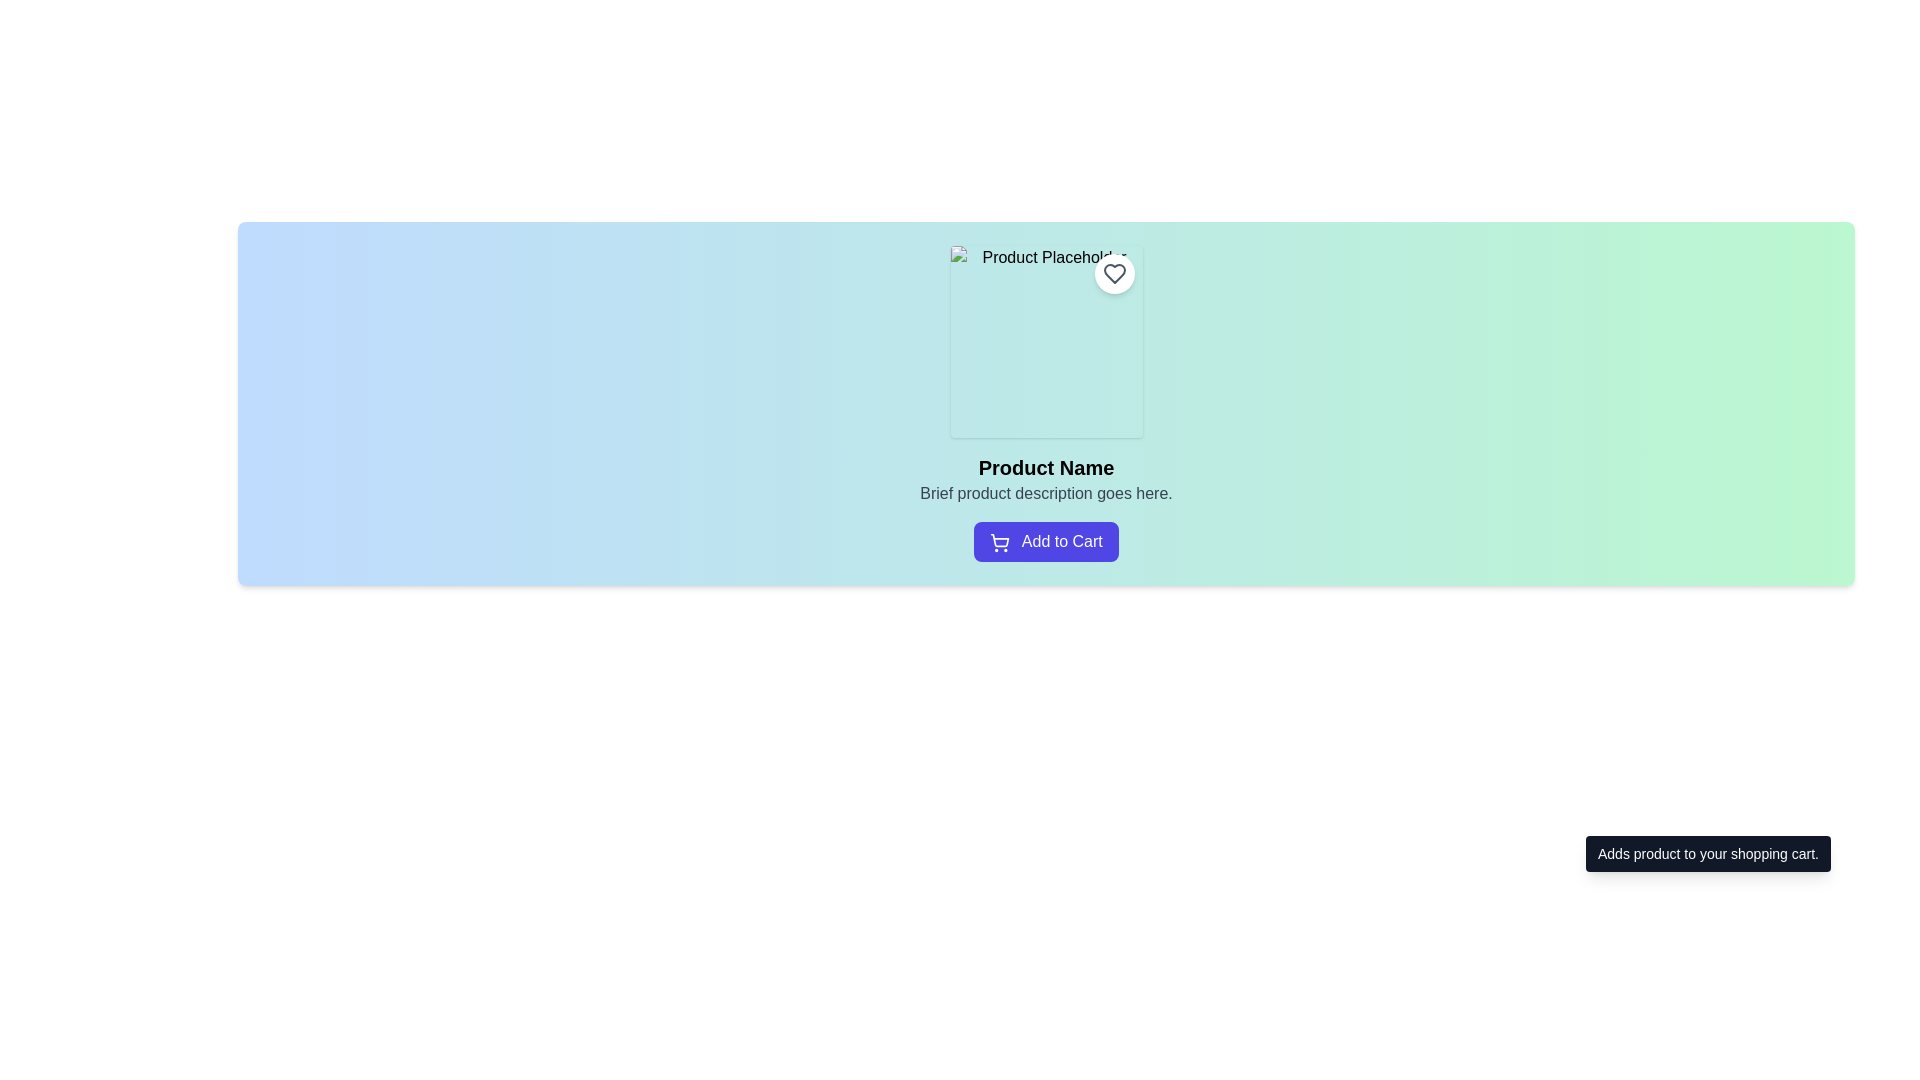  Describe the element at coordinates (999, 540) in the screenshot. I see `the shopping cart icon within the 'Add to Cart' button` at that location.